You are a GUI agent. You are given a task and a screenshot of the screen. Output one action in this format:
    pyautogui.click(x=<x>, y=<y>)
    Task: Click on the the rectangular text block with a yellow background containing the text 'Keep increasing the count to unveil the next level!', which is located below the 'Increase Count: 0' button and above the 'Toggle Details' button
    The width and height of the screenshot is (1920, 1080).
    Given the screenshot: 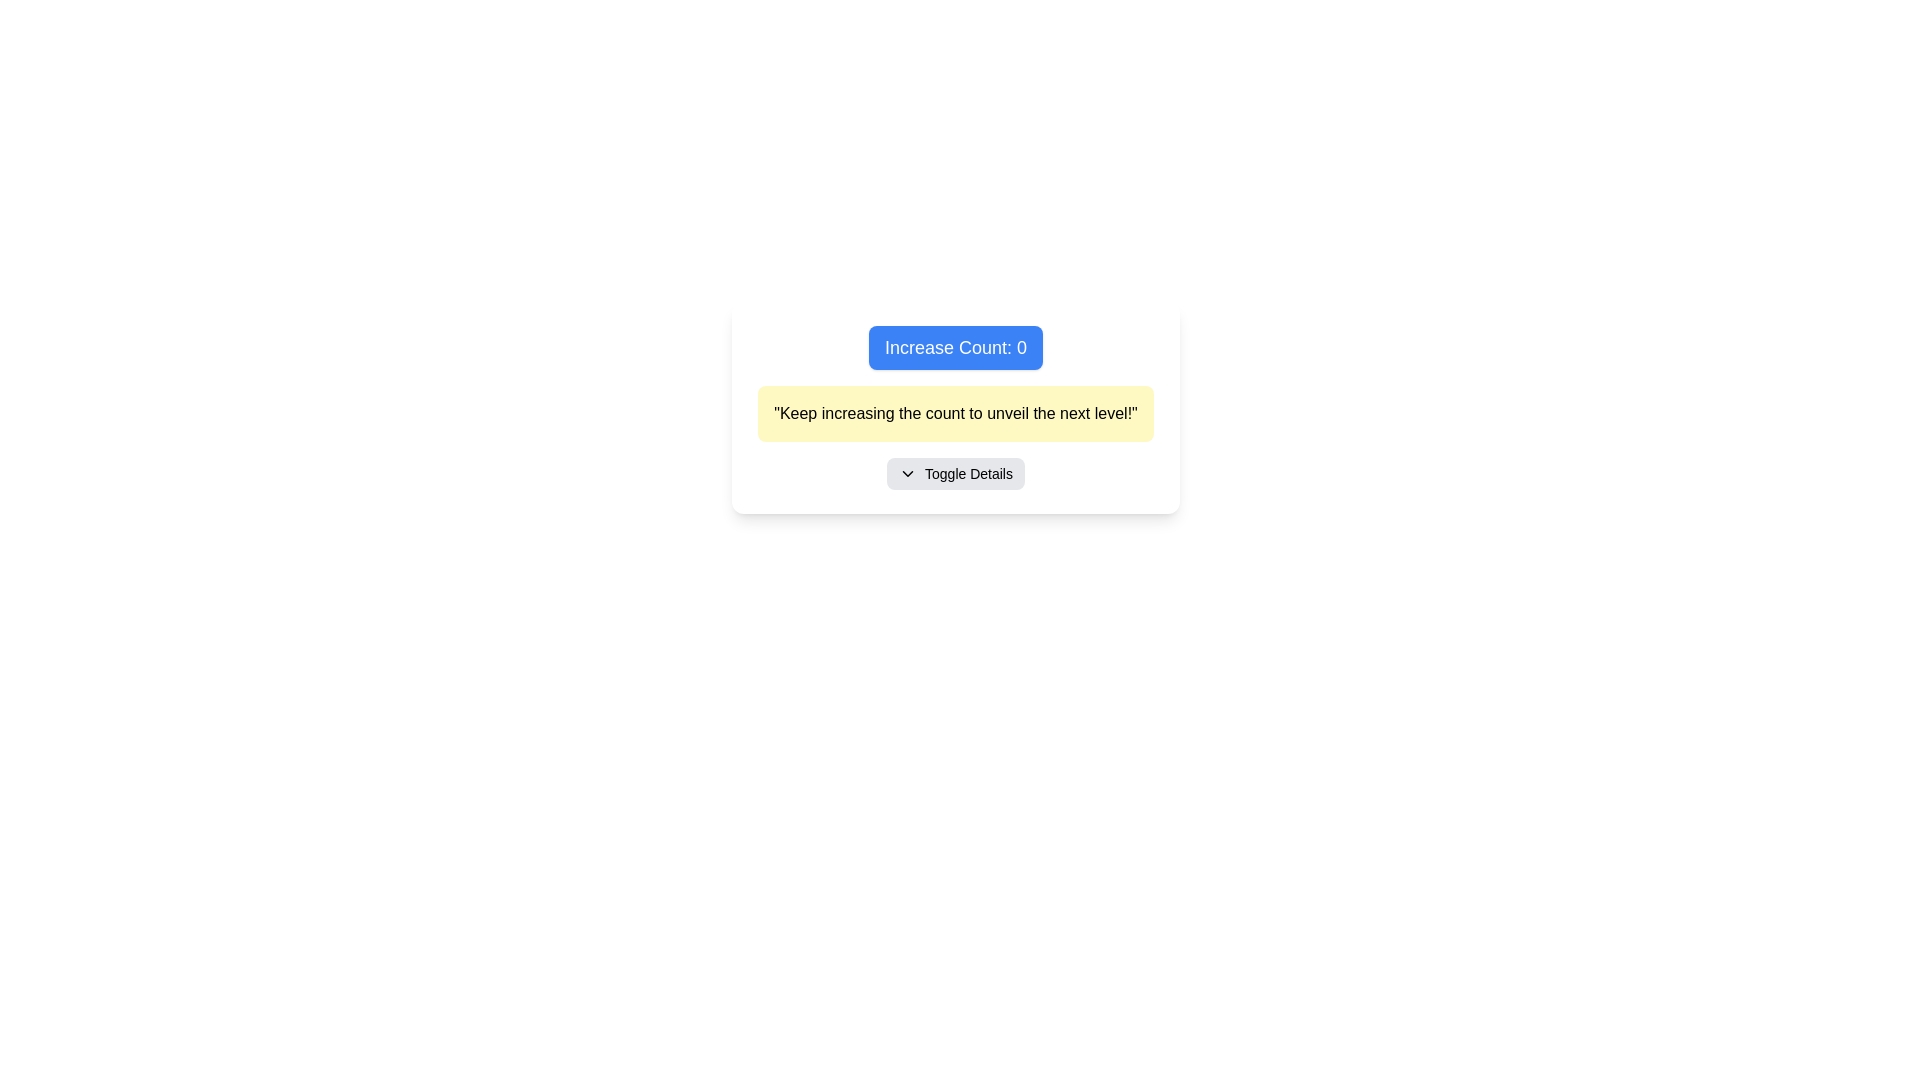 What is the action you would take?
    pyautogui.click(x=954, y=412)
    